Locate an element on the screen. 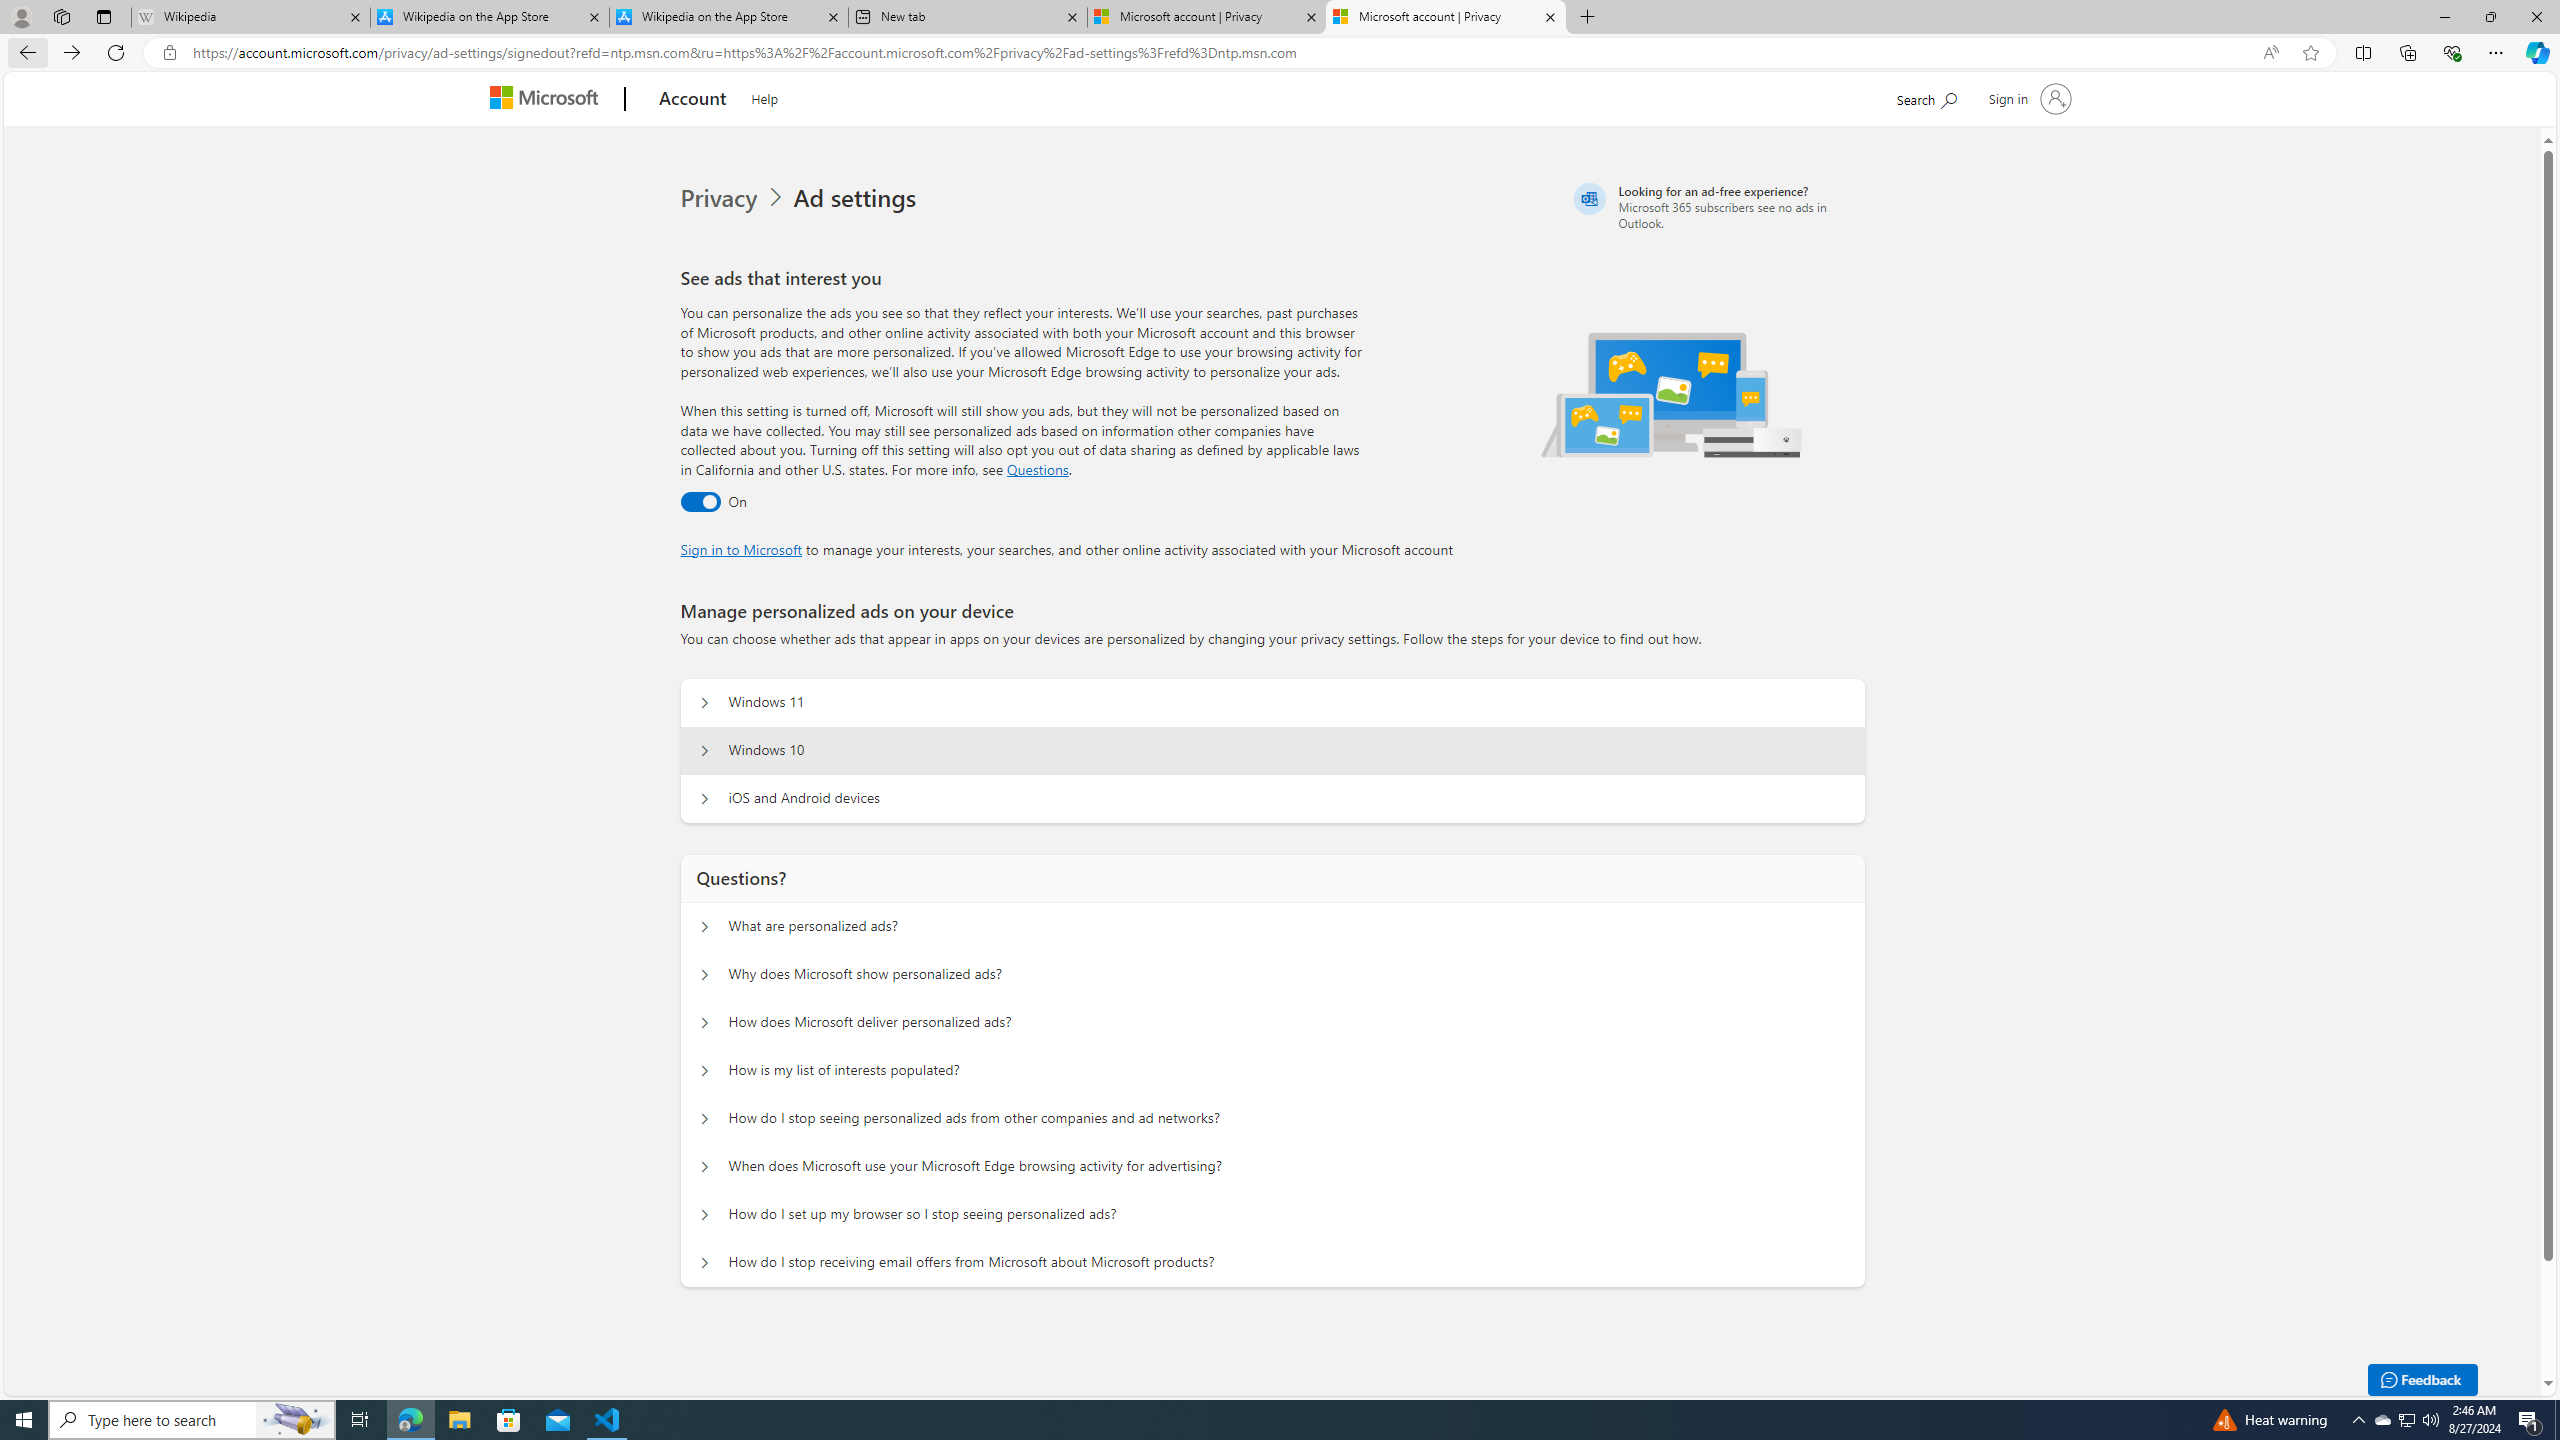 The width and height of the screenshot is (2560, 1440). 'Workspaces' is located at coordinates (61, 16).